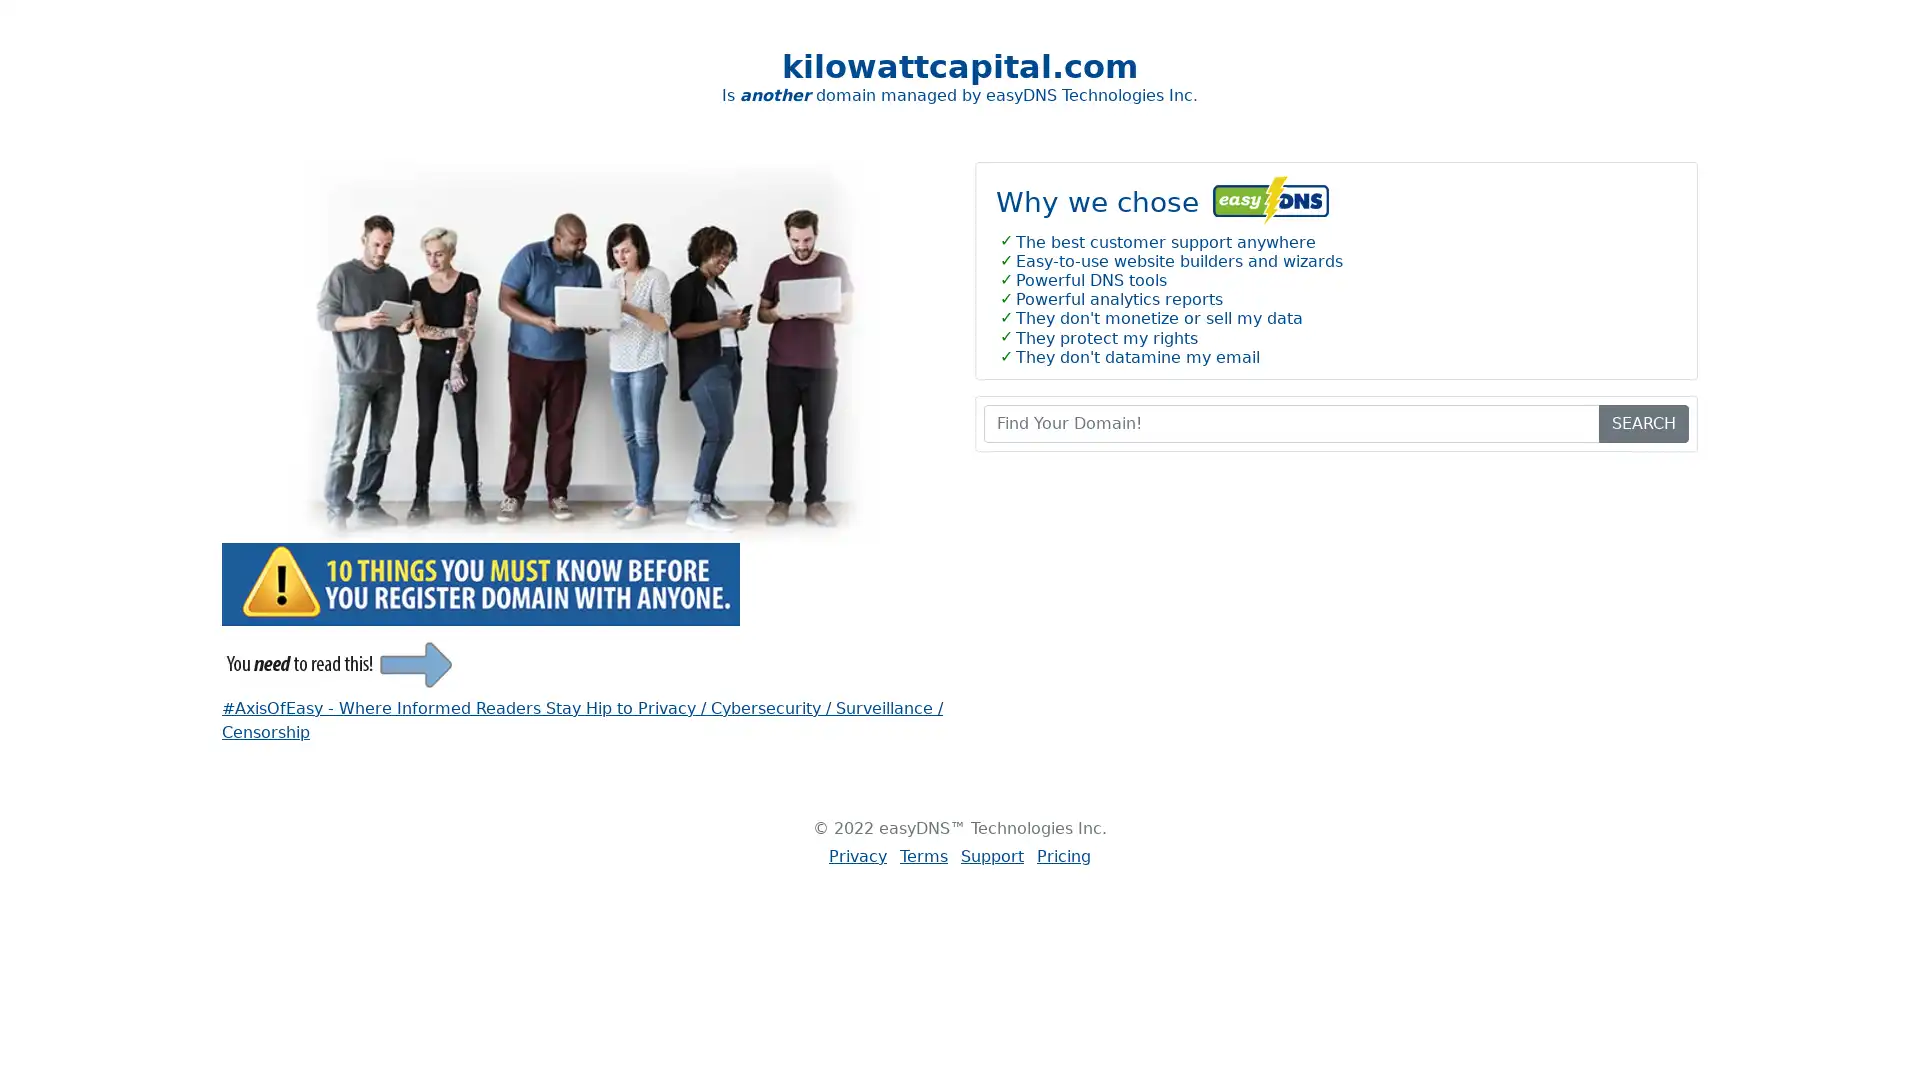  Describe the element at coordinates (1643, 422) in the screenshot. I see `SEARCH` at that location.